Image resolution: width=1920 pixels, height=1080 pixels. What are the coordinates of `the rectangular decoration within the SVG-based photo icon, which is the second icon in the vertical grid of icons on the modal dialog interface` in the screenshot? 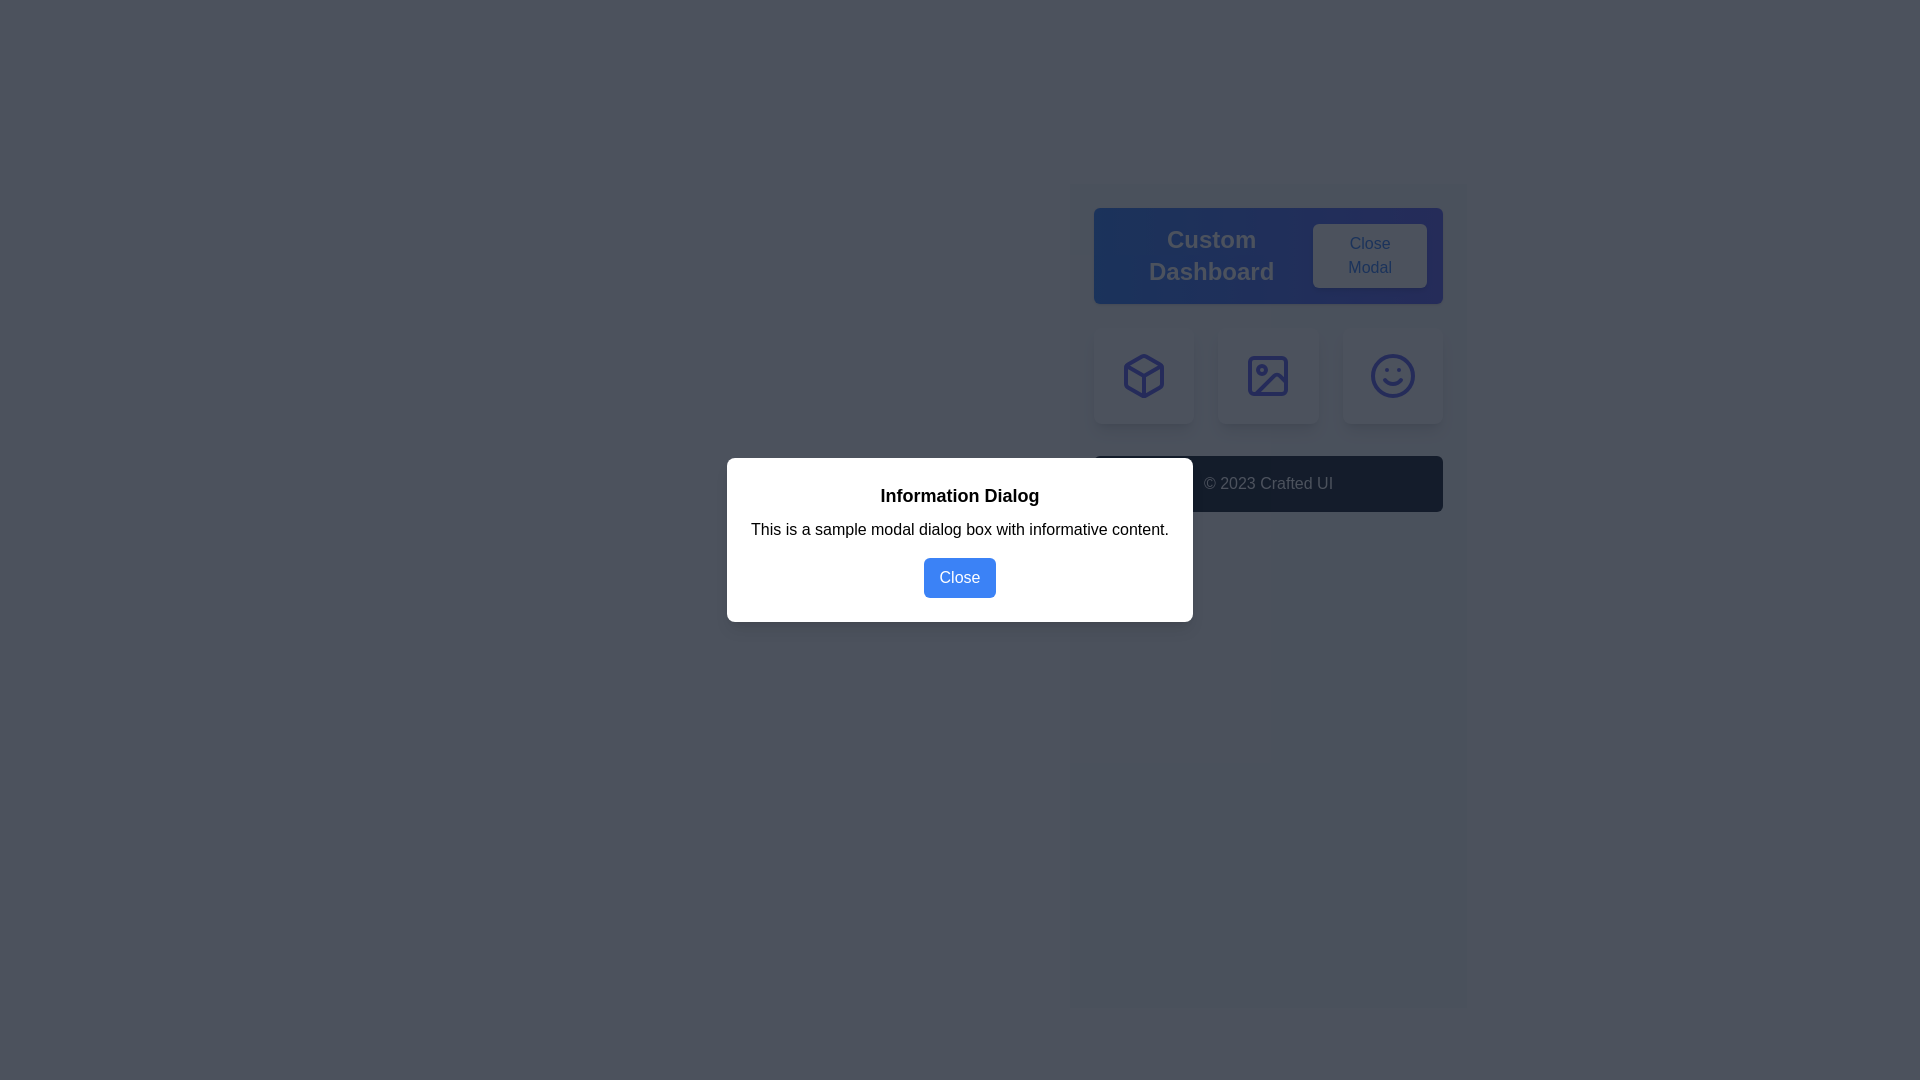 It's located at (1267, 375).